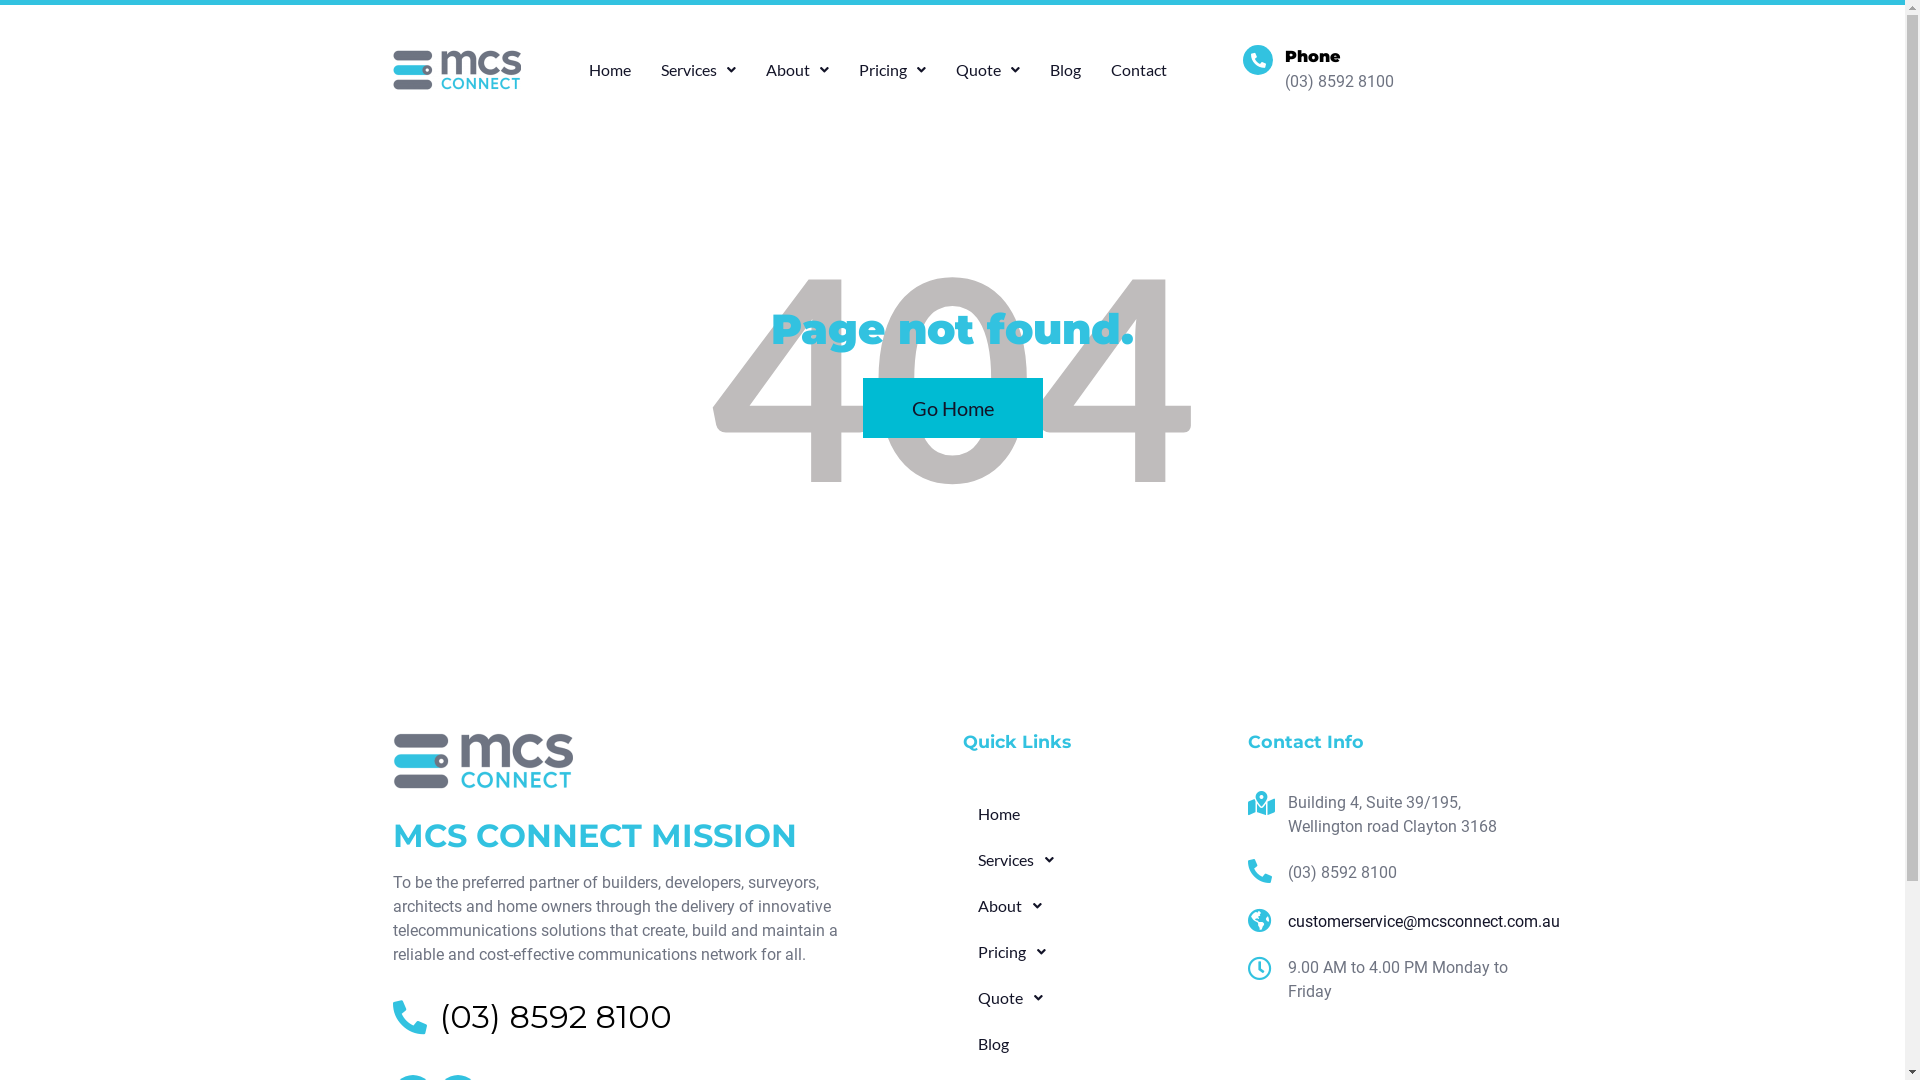 The image size is (1920, 1080). I want to click on 'Quote', so click(961, 998).